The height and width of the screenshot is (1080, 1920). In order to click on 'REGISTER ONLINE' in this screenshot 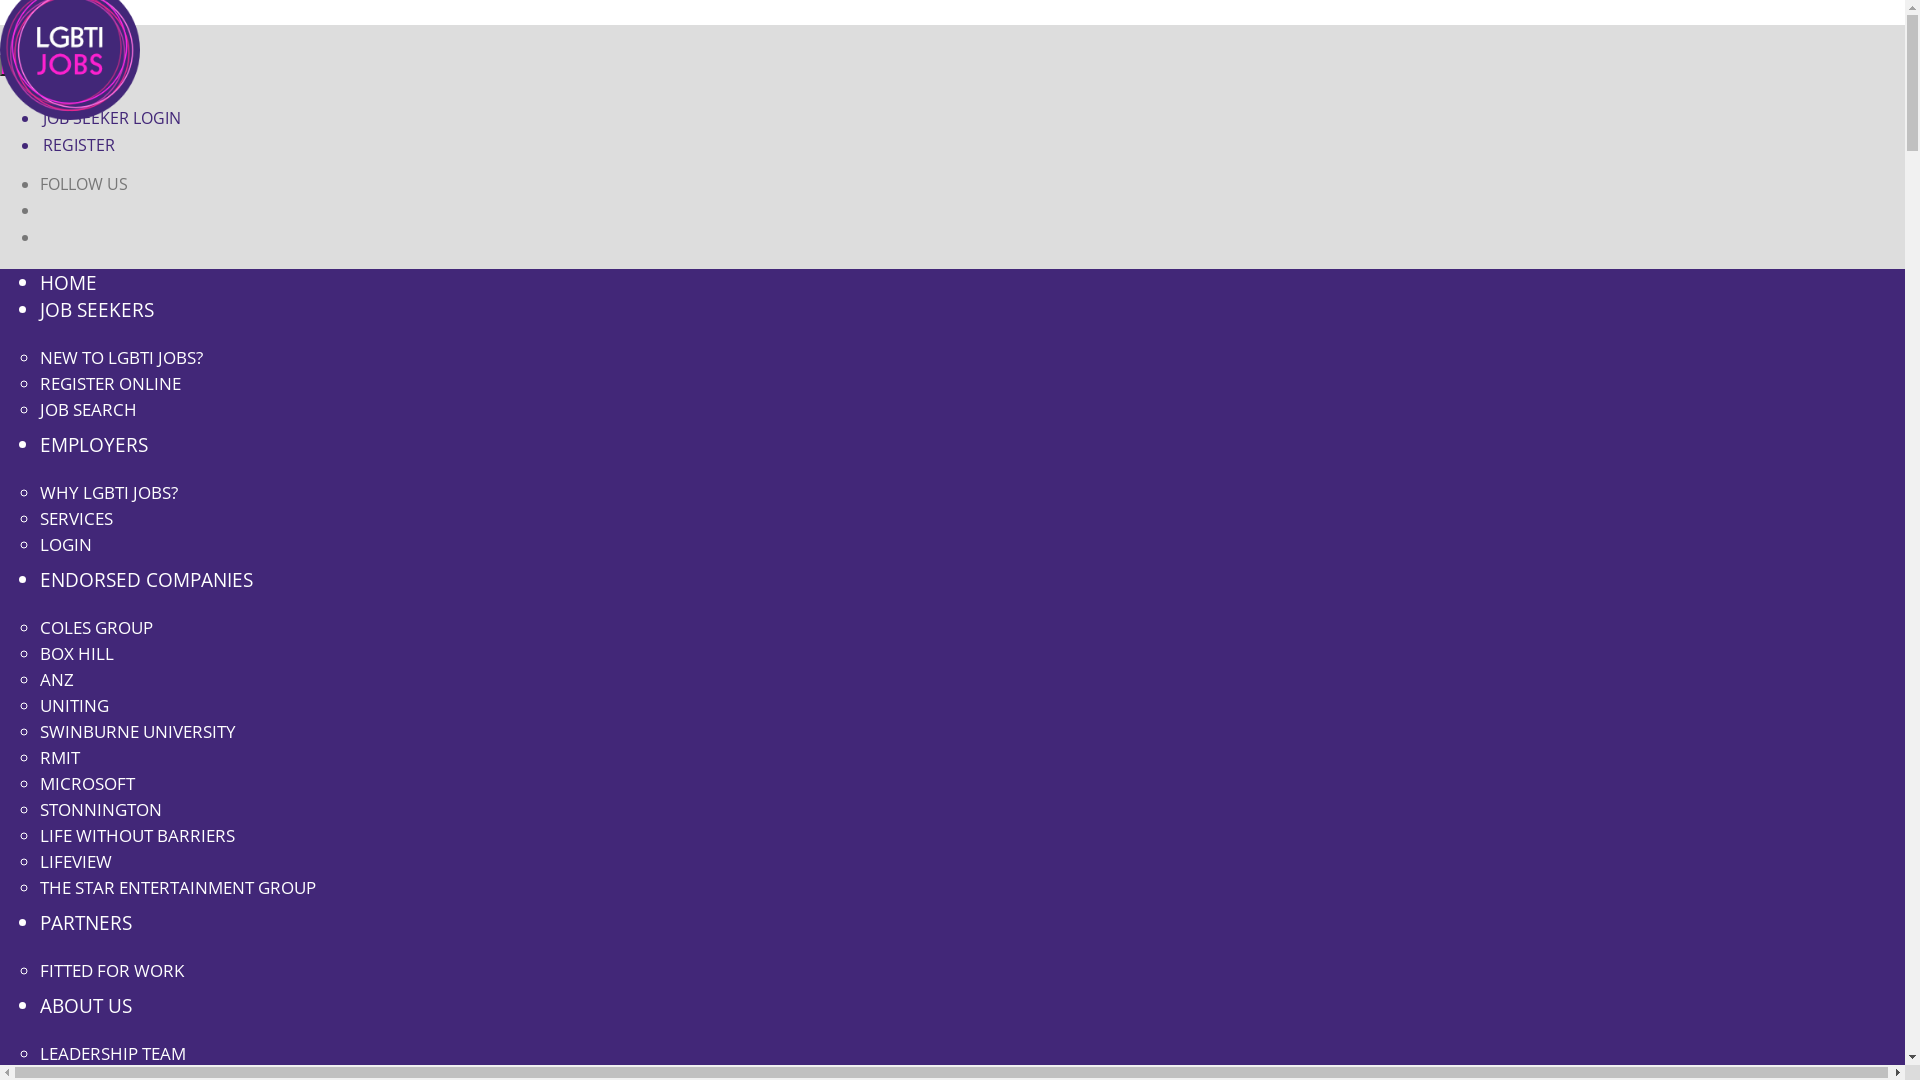, I will do `click(109, 383)`.